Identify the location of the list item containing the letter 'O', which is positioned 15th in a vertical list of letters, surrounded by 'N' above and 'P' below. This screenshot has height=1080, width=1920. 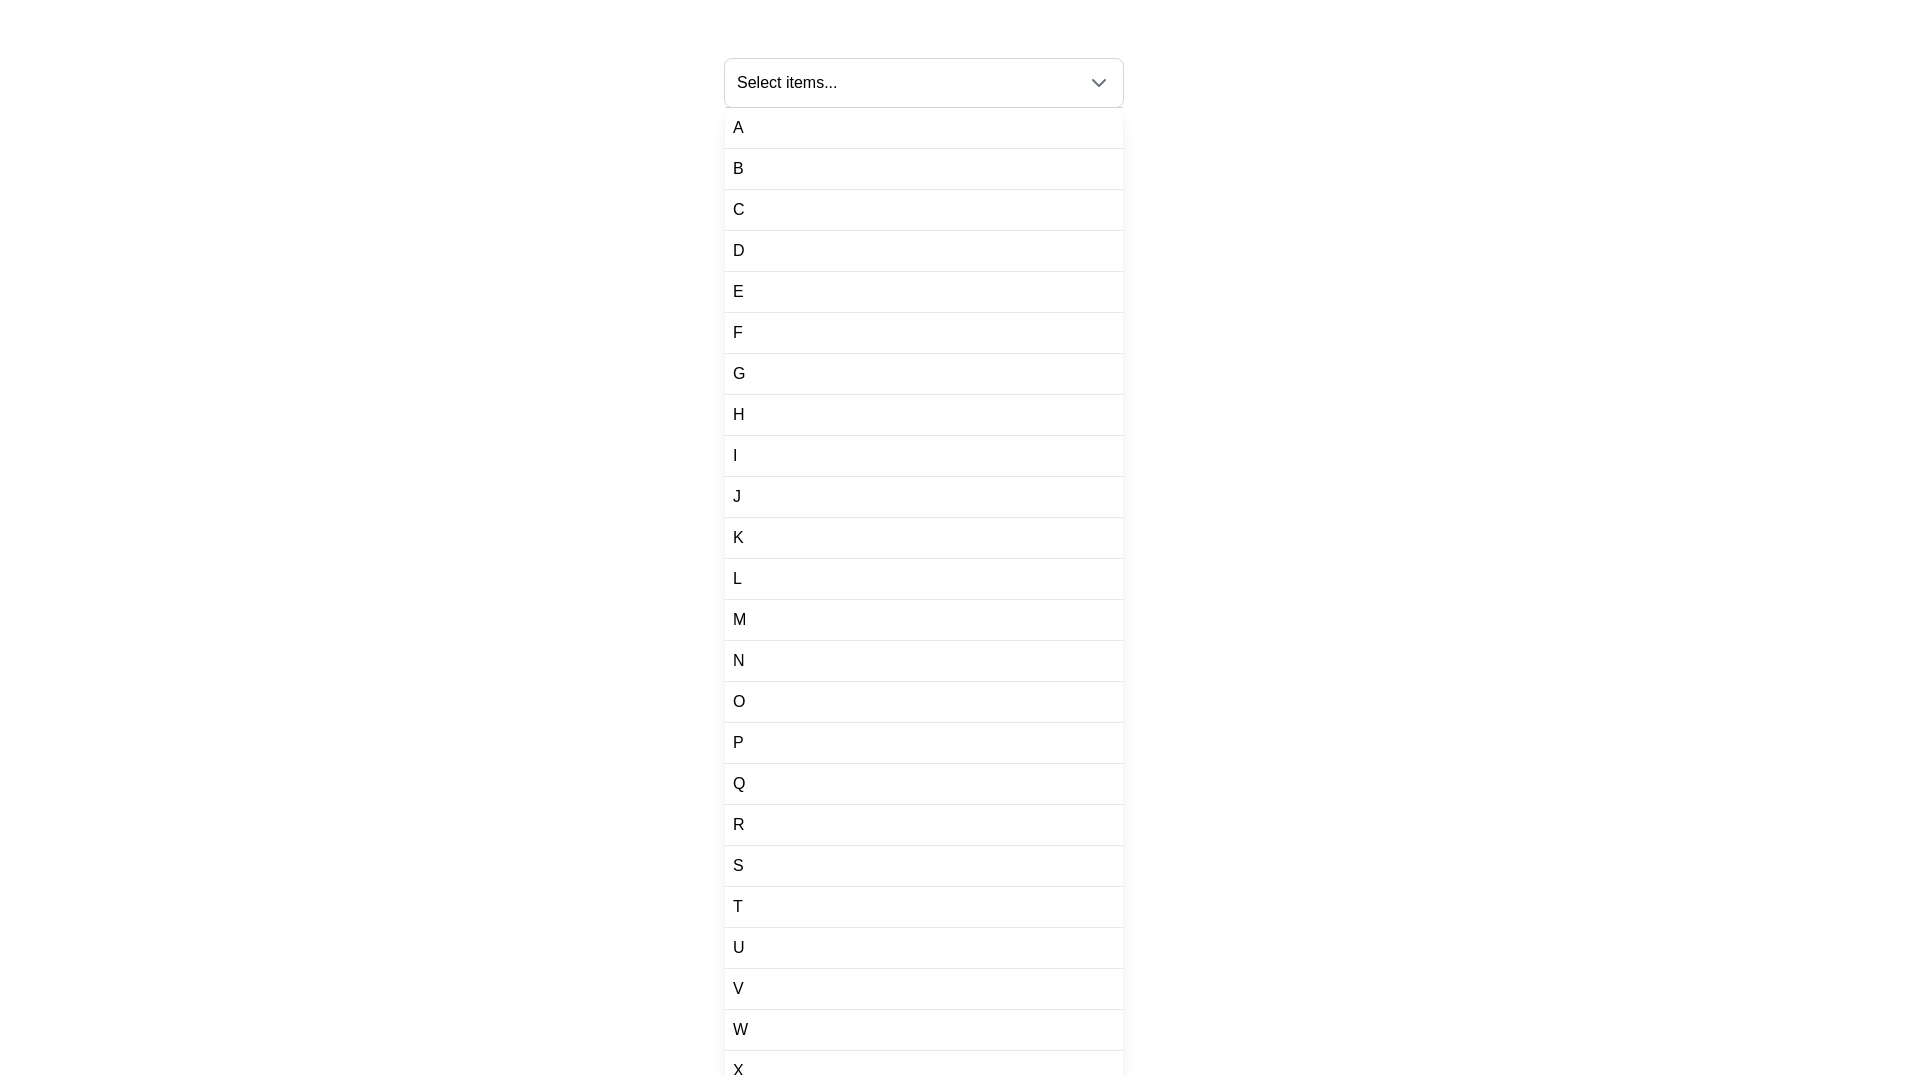
(923, 701).